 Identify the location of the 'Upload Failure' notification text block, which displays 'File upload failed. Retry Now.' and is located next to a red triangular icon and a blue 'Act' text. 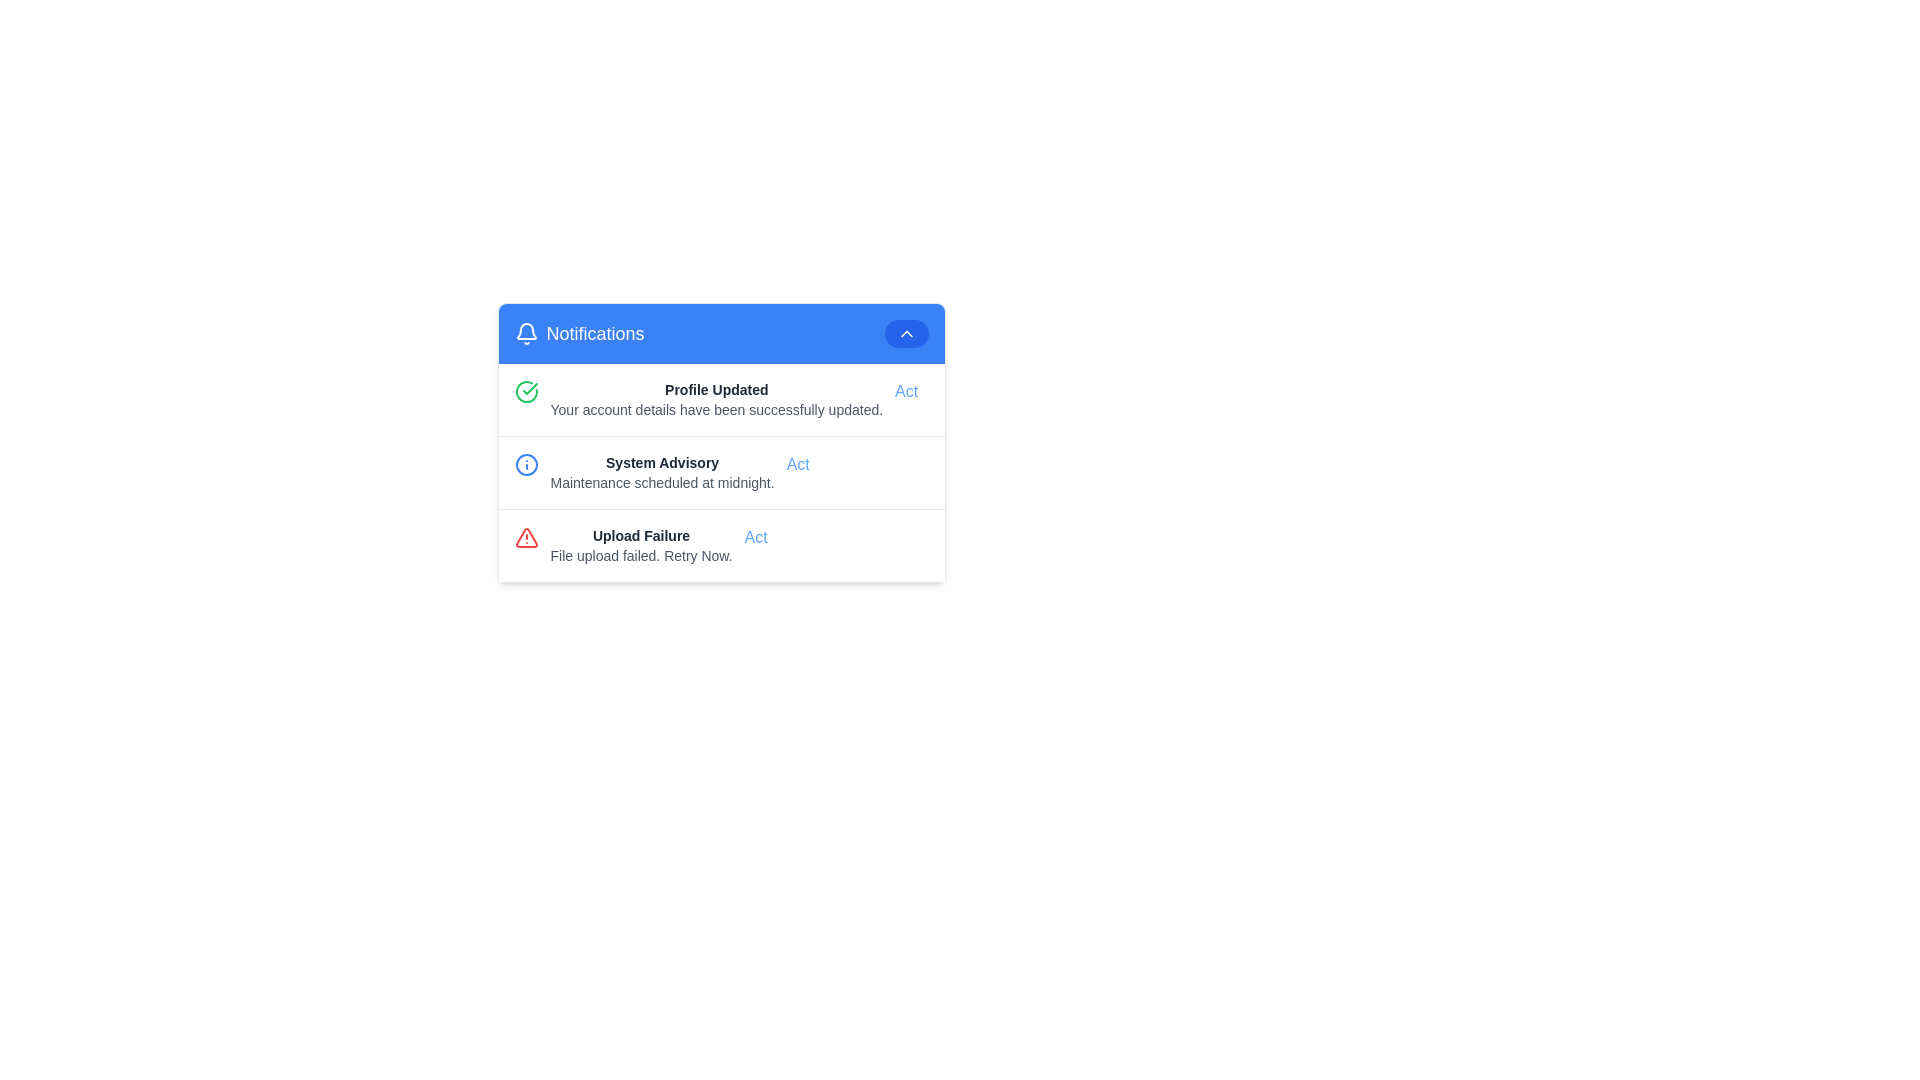
(641, 546).